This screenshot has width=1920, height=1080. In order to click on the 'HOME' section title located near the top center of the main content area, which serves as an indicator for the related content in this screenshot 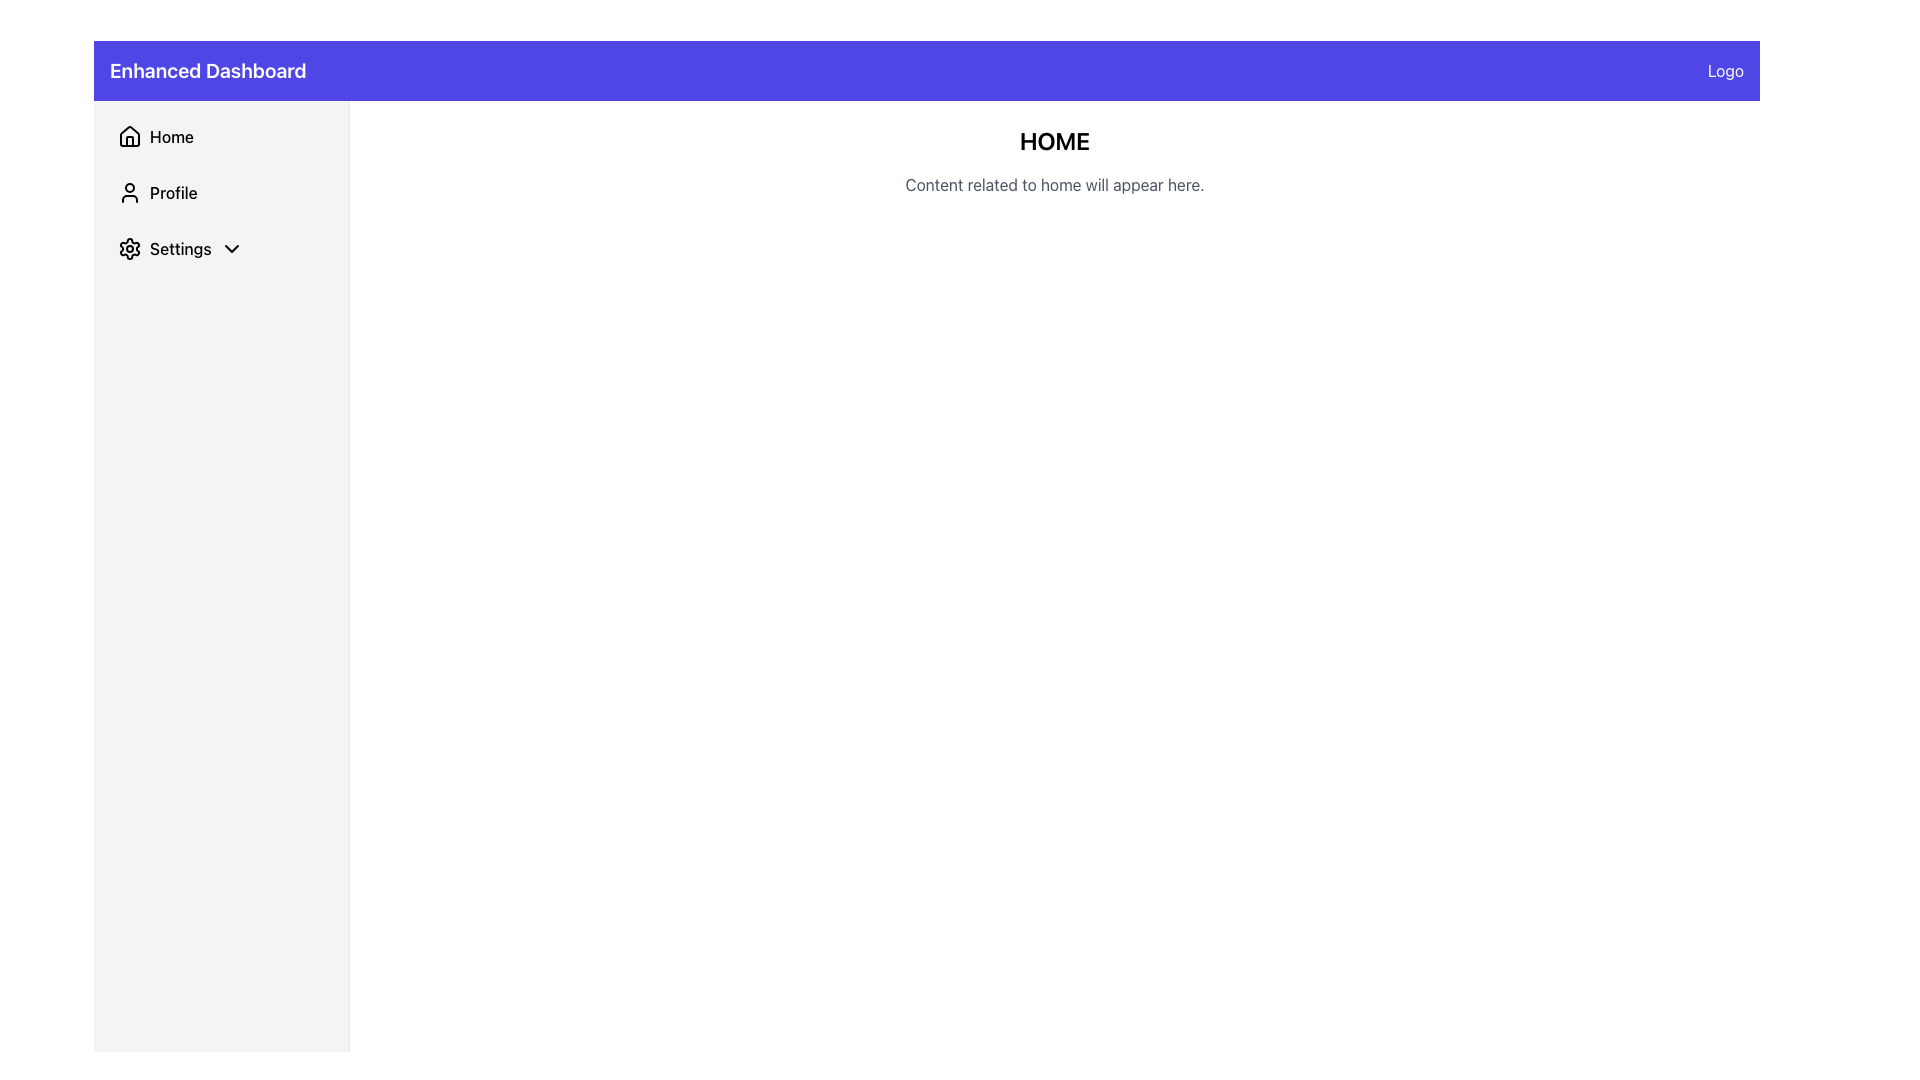, I will do `click(1054, 140)`.